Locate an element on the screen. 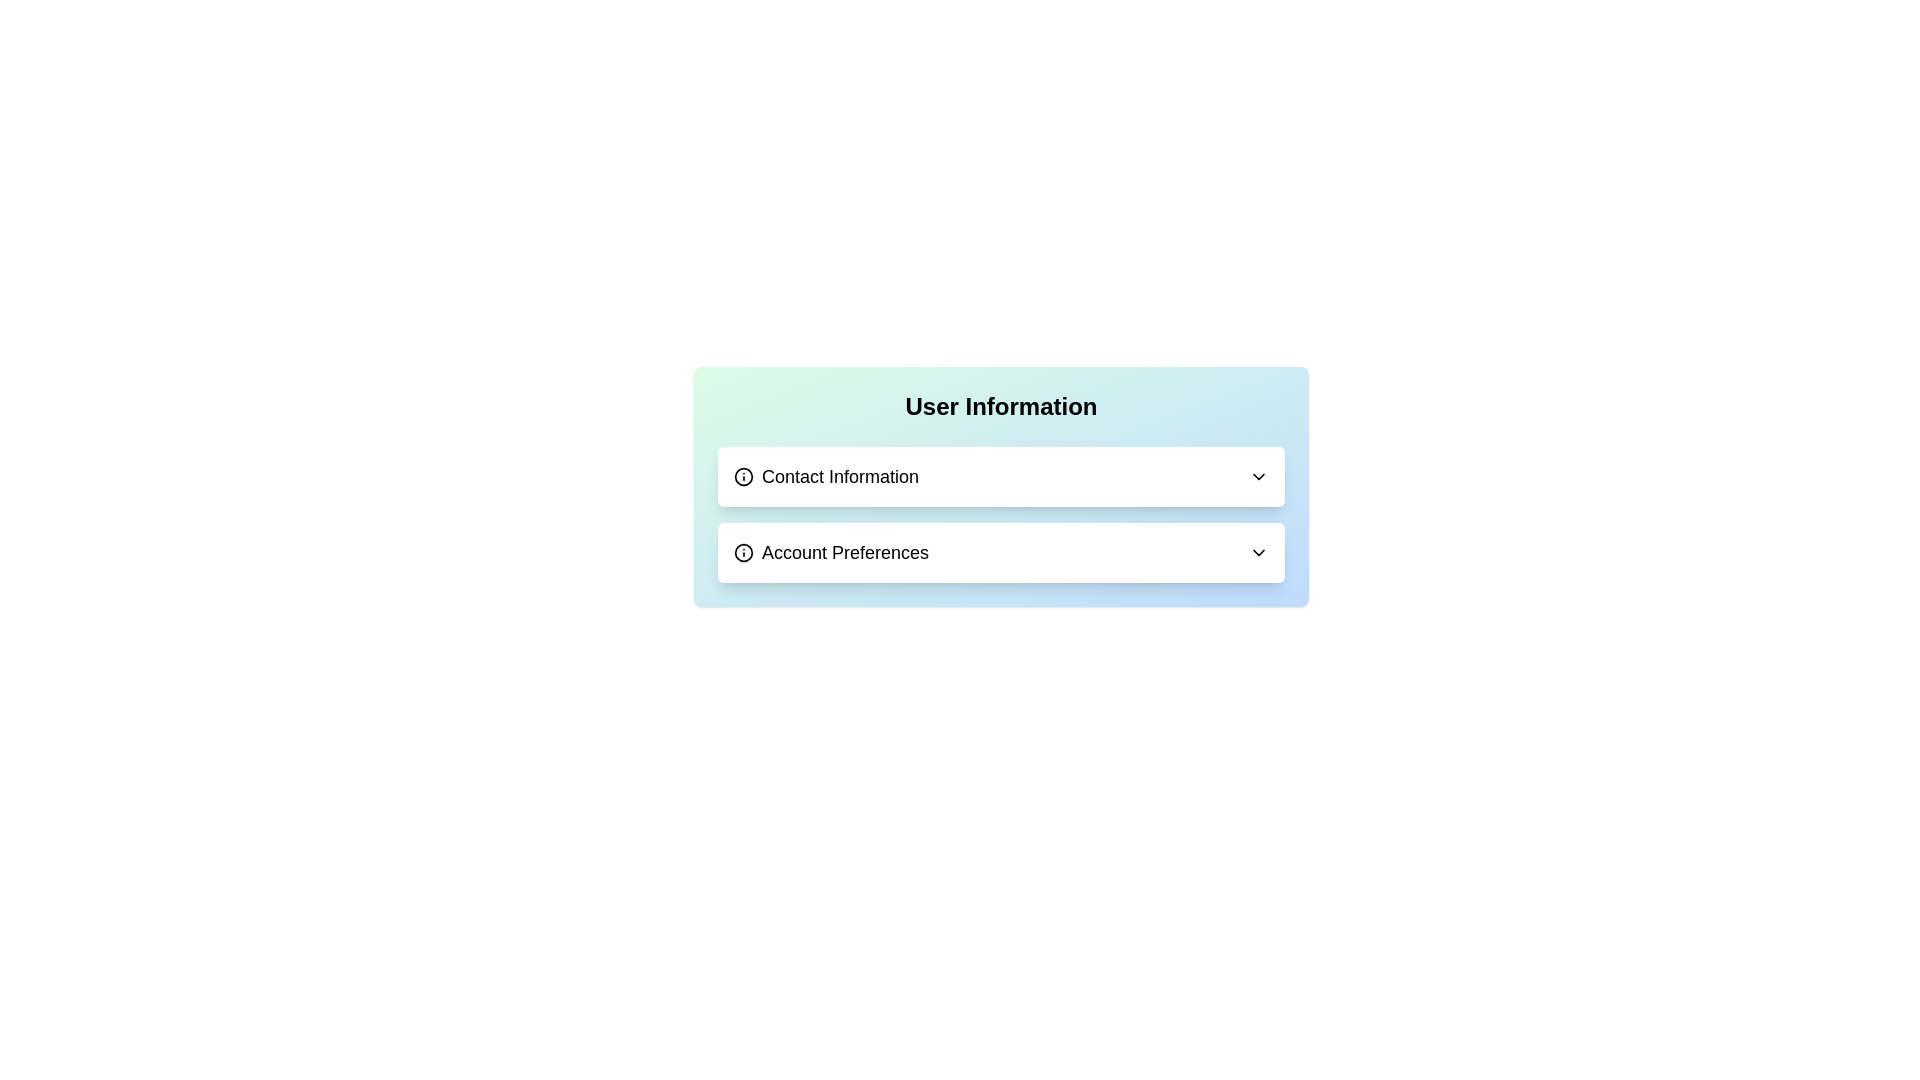 This screenshot has height=1080, width=1920. text from the header label that describes the section, which is located at the top of the card-like component is located at coordinates (1001, 406).